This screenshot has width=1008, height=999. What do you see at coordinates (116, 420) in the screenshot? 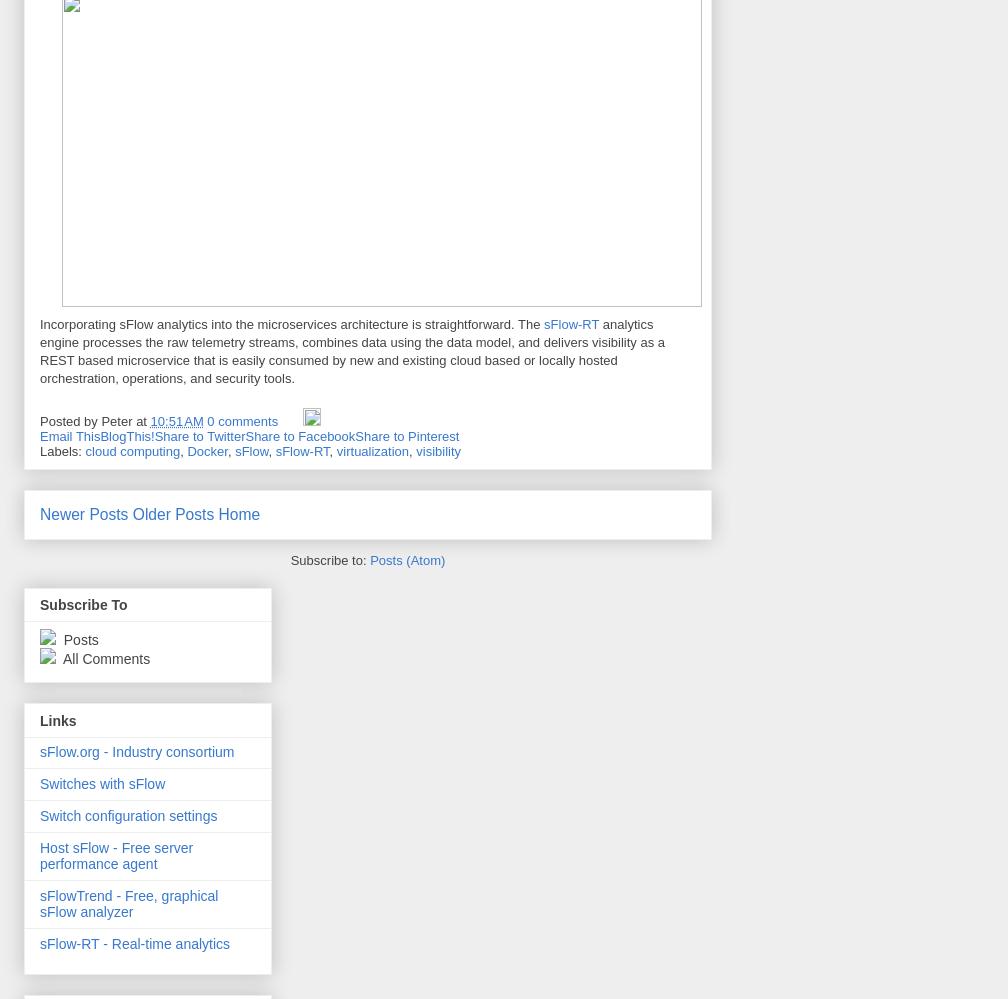
I see `'Peter'` at bounding box center [116, 420].